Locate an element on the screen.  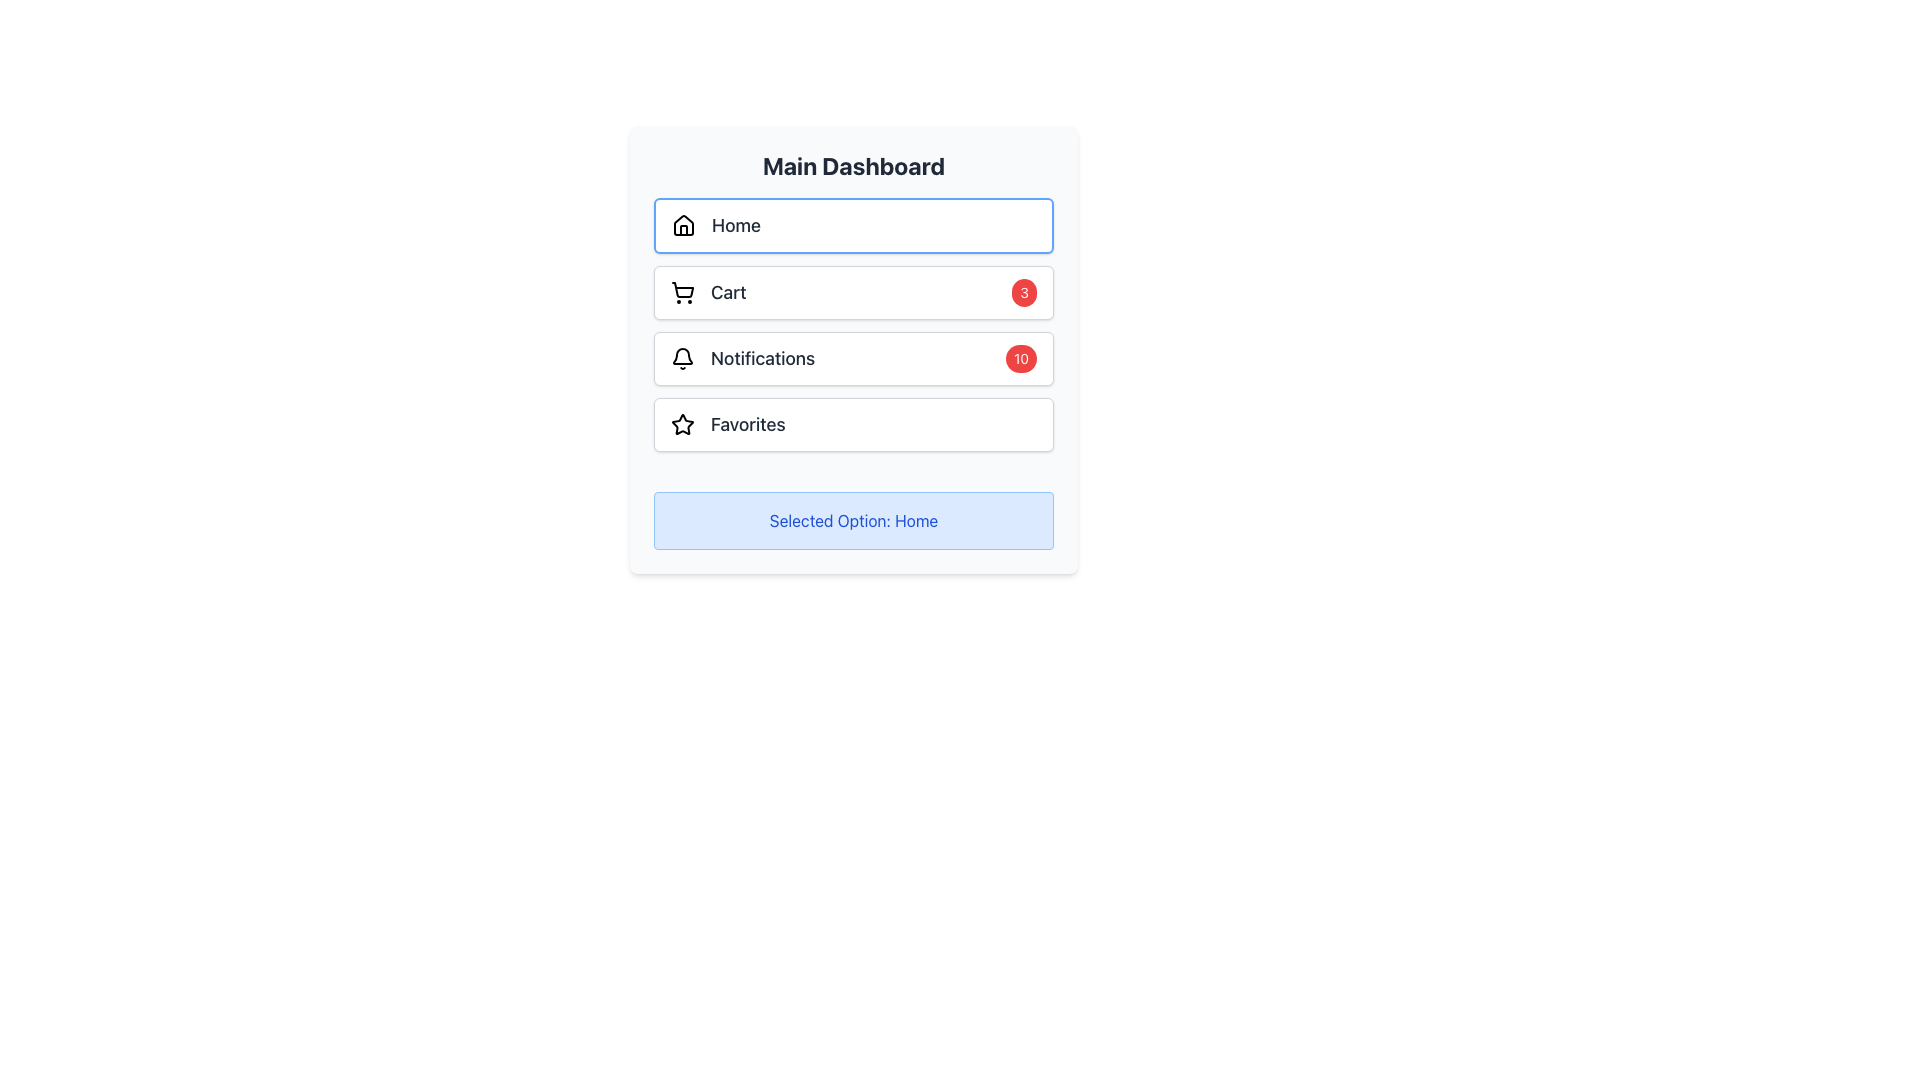
the 'Favorites' icon, which serves as a visual representation of the 'Favorites' option, located to the left of the 'Favorites' menu entry in the vertical menu list is located at coordinates (682, 423).